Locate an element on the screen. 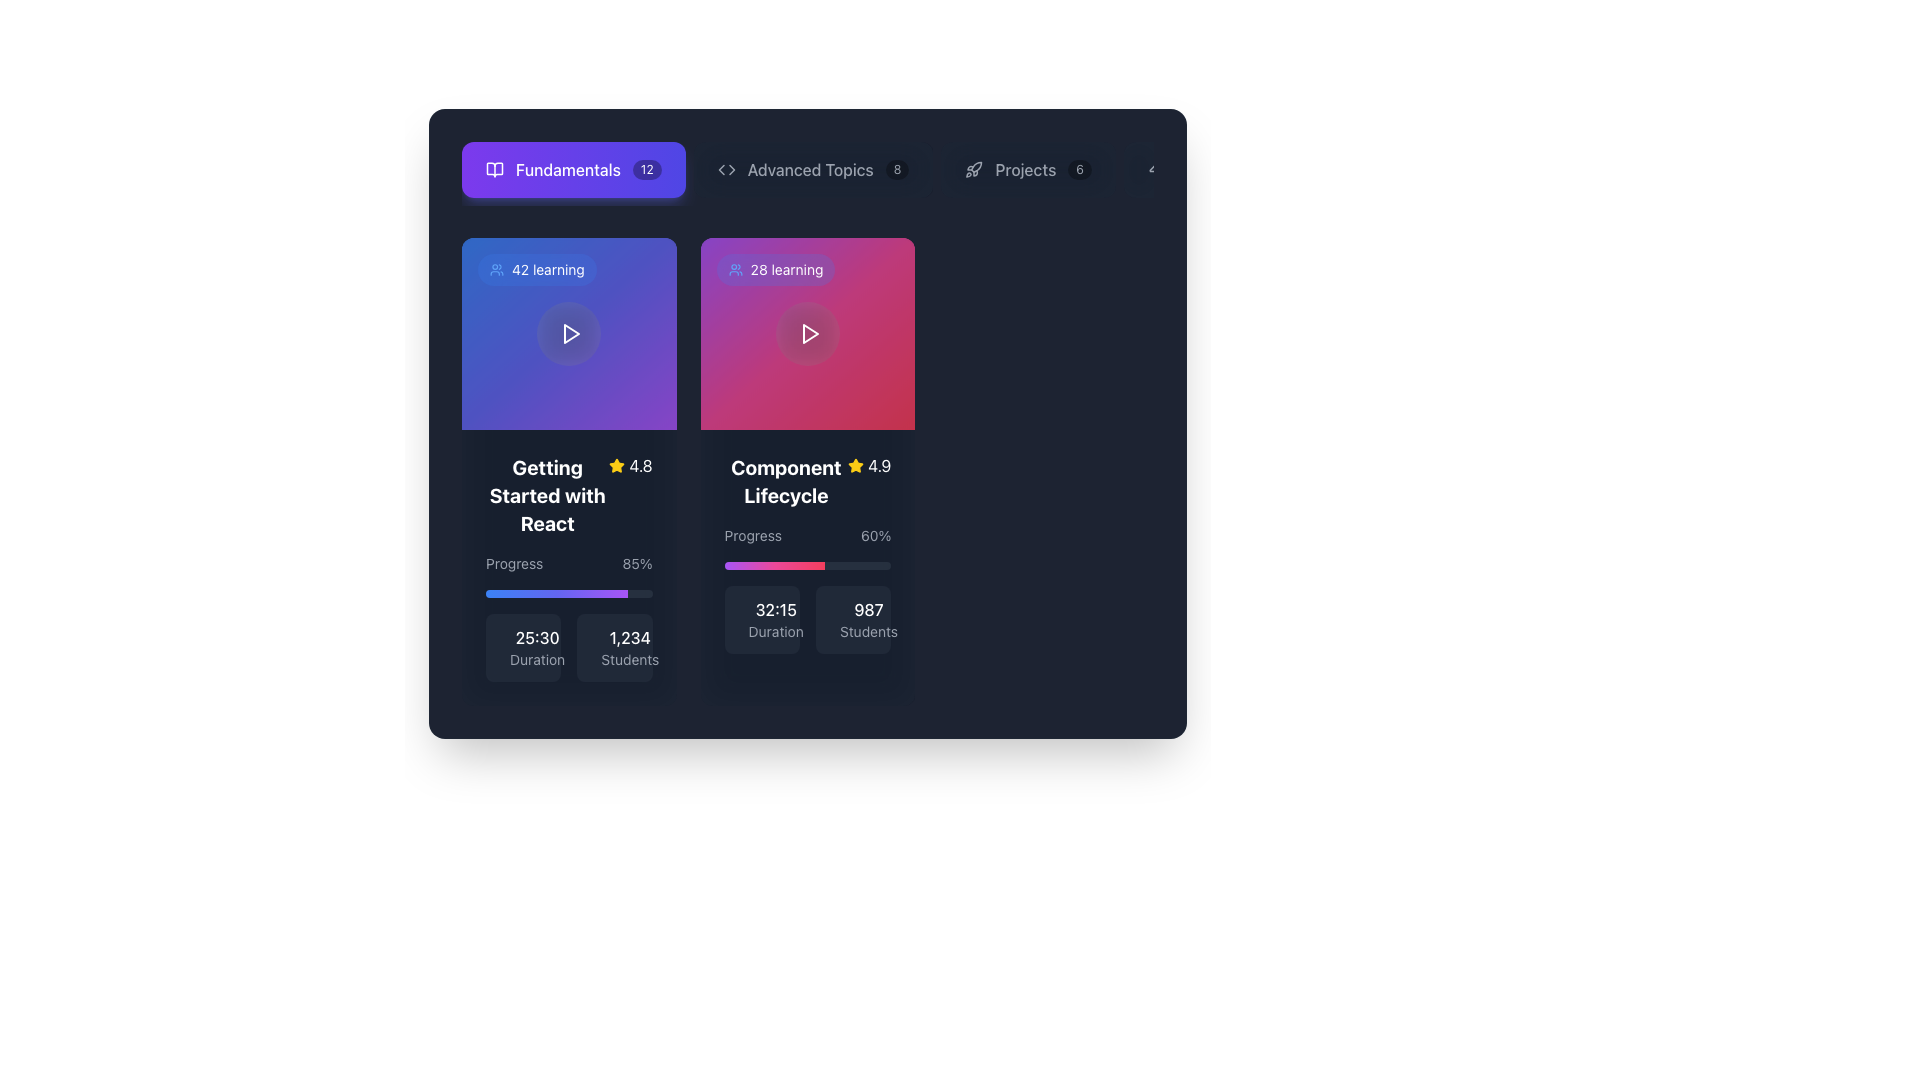  the 'Students' label, which is styled in a smaller light gray font and positioned below the number '1,234' within a card interface is located at coordinates (629, 659).